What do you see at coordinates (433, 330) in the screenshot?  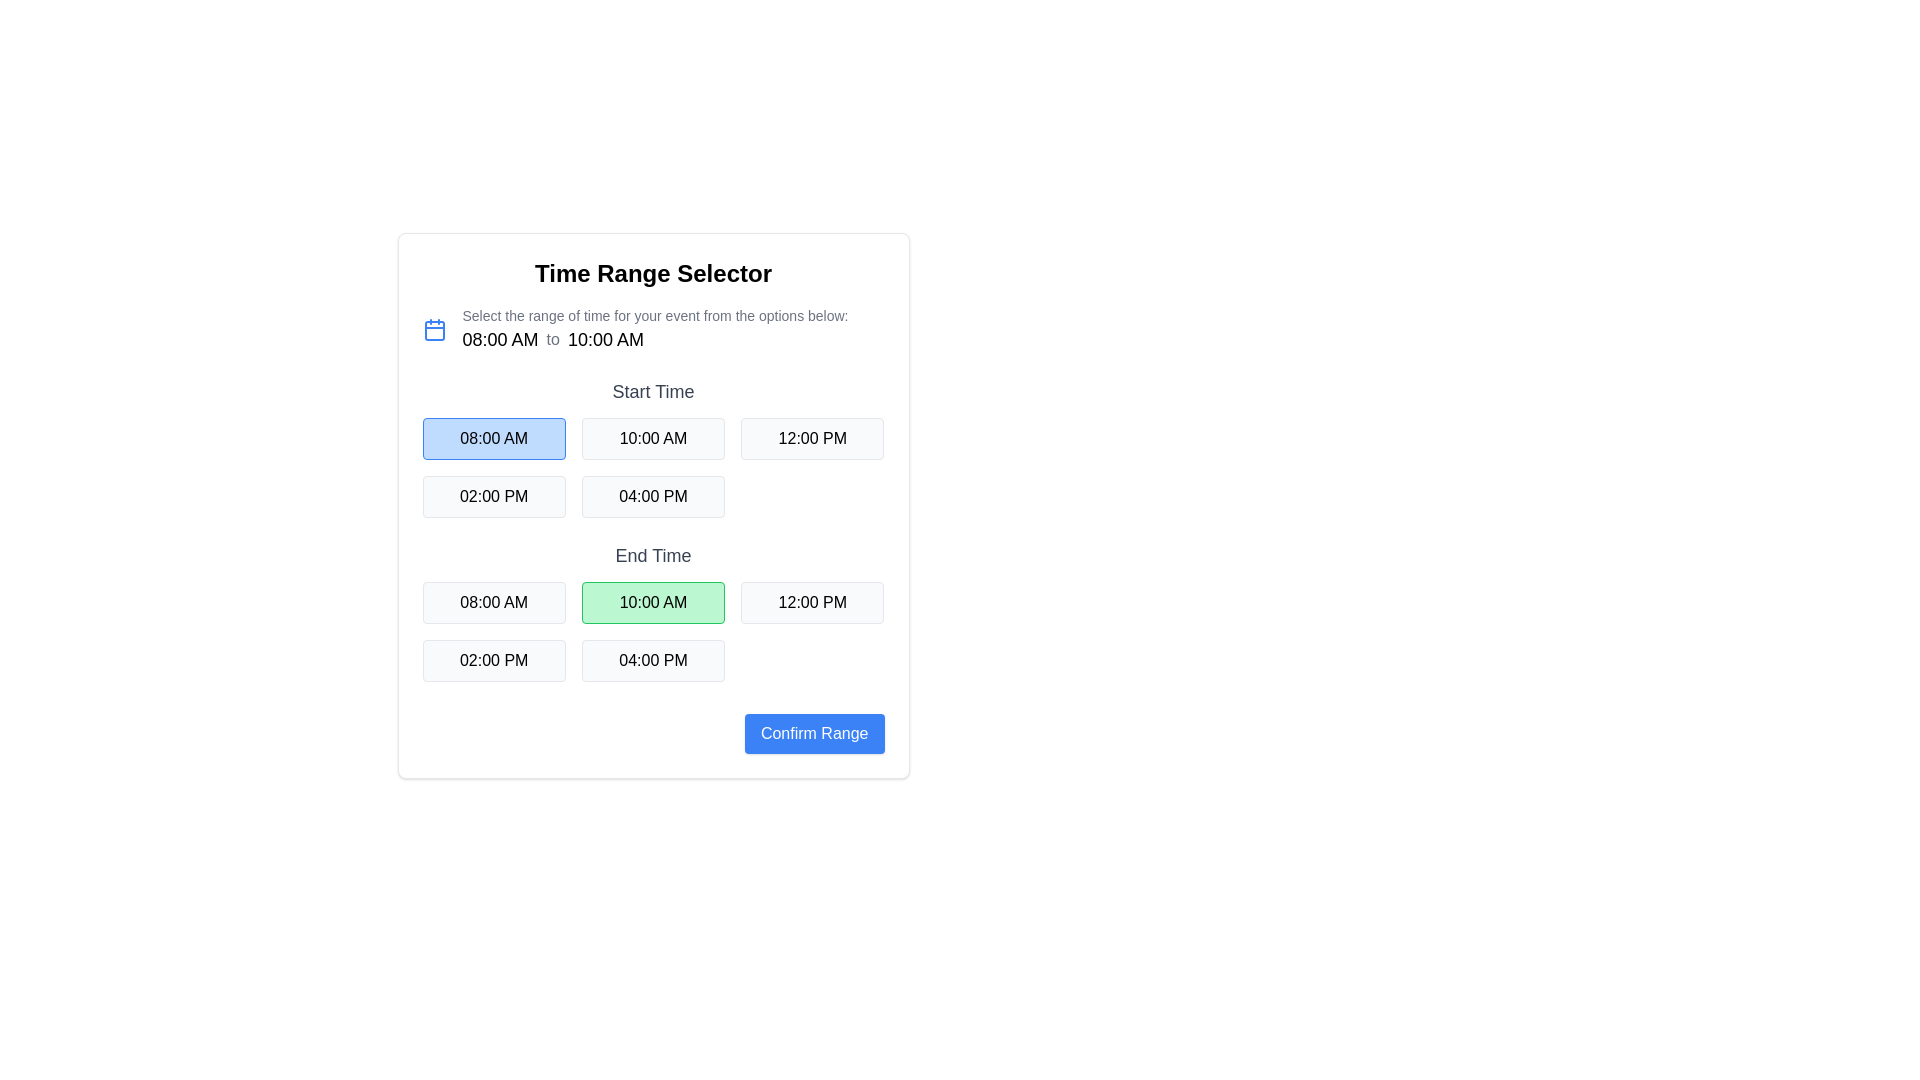 I see `the rounded rectangle area of the calendar icon, which is centrally located below the binding lines and to the left of the time text '08:00 AM to 10:00 AM'` at bounding box center [433, 330].